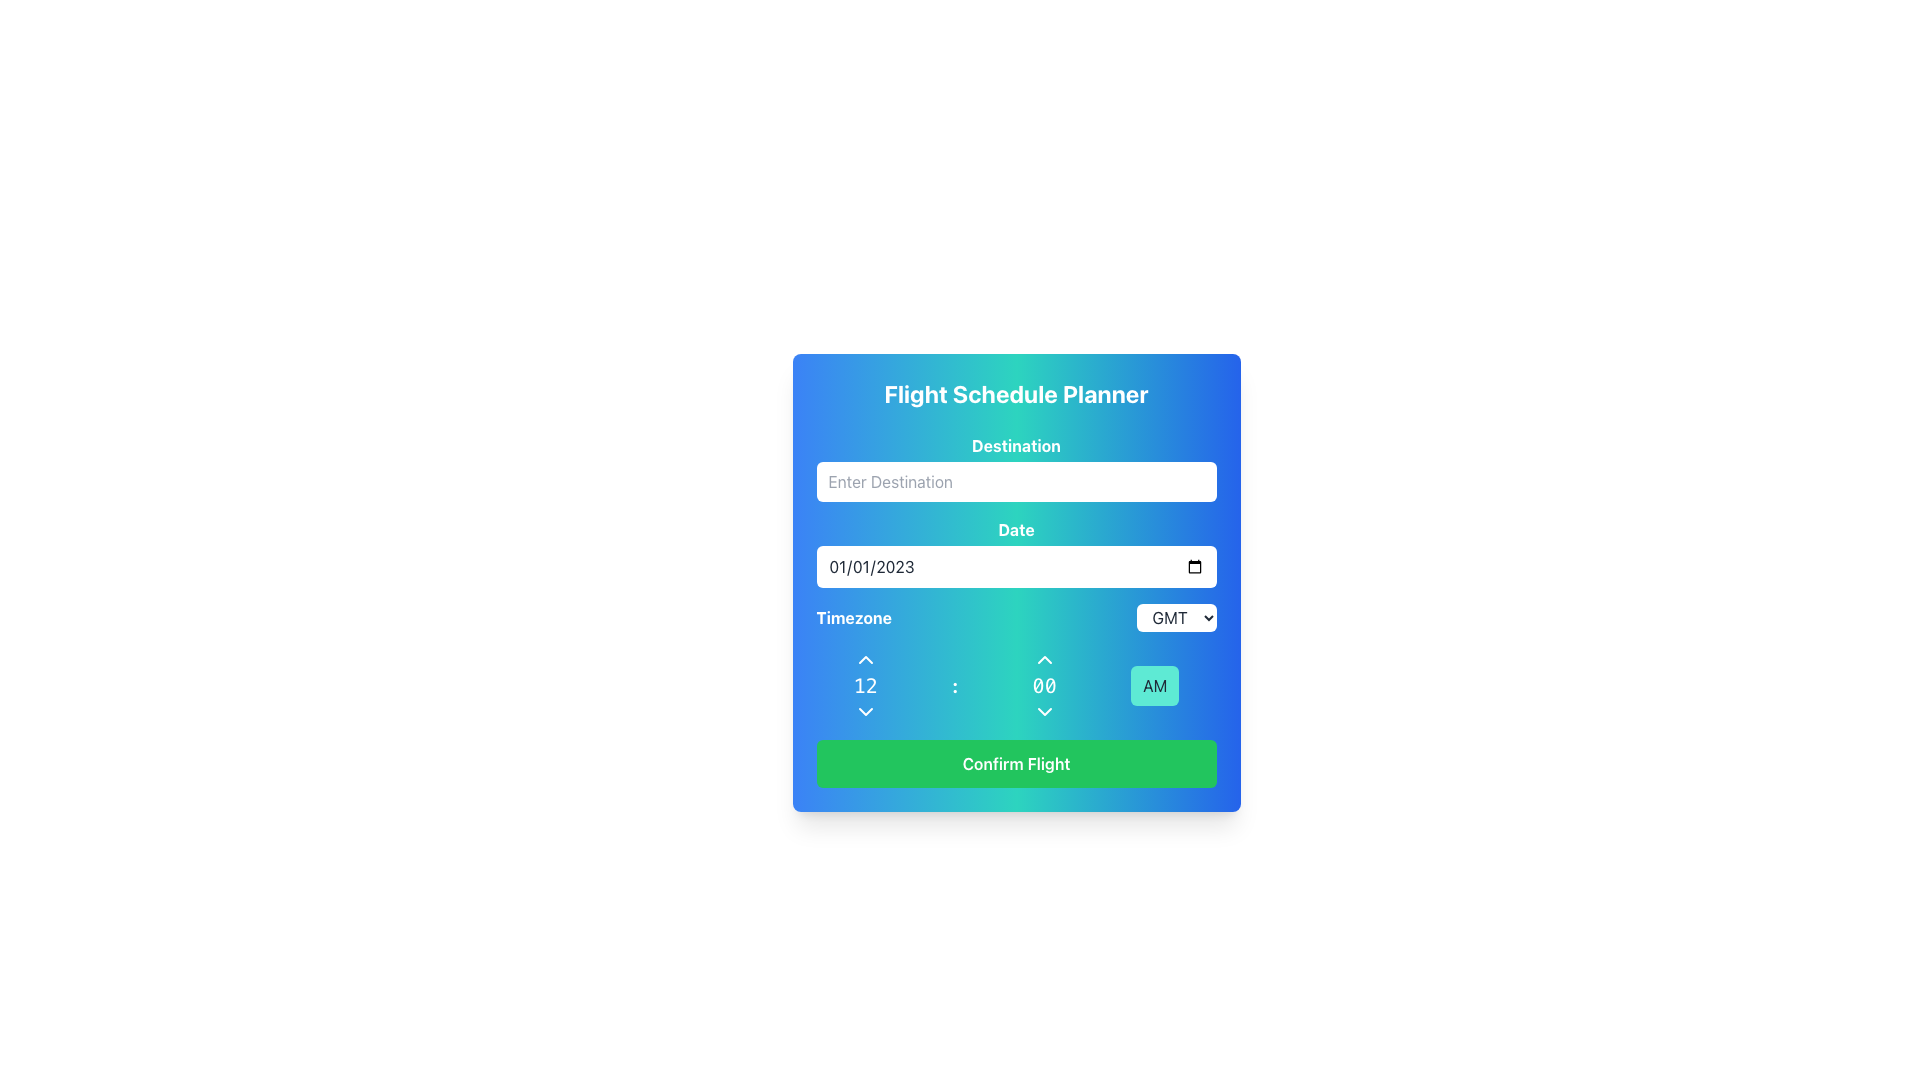 The image size is (1920, 1080). Describe the element at coordinates (865, 659) in the screenshot. I see `the upward triangular button with a thin white outline against a gradient blue background to increment the hour value displayed below it` at that location.